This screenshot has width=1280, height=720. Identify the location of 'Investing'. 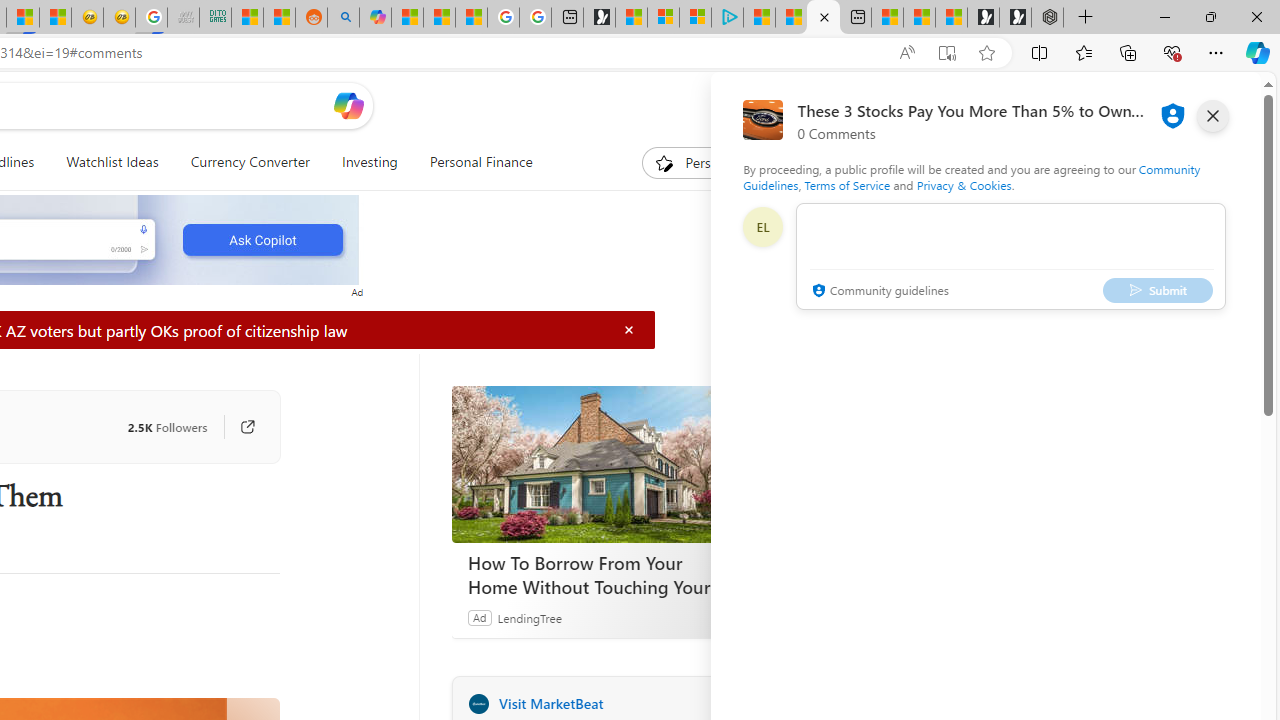
(369, 162).